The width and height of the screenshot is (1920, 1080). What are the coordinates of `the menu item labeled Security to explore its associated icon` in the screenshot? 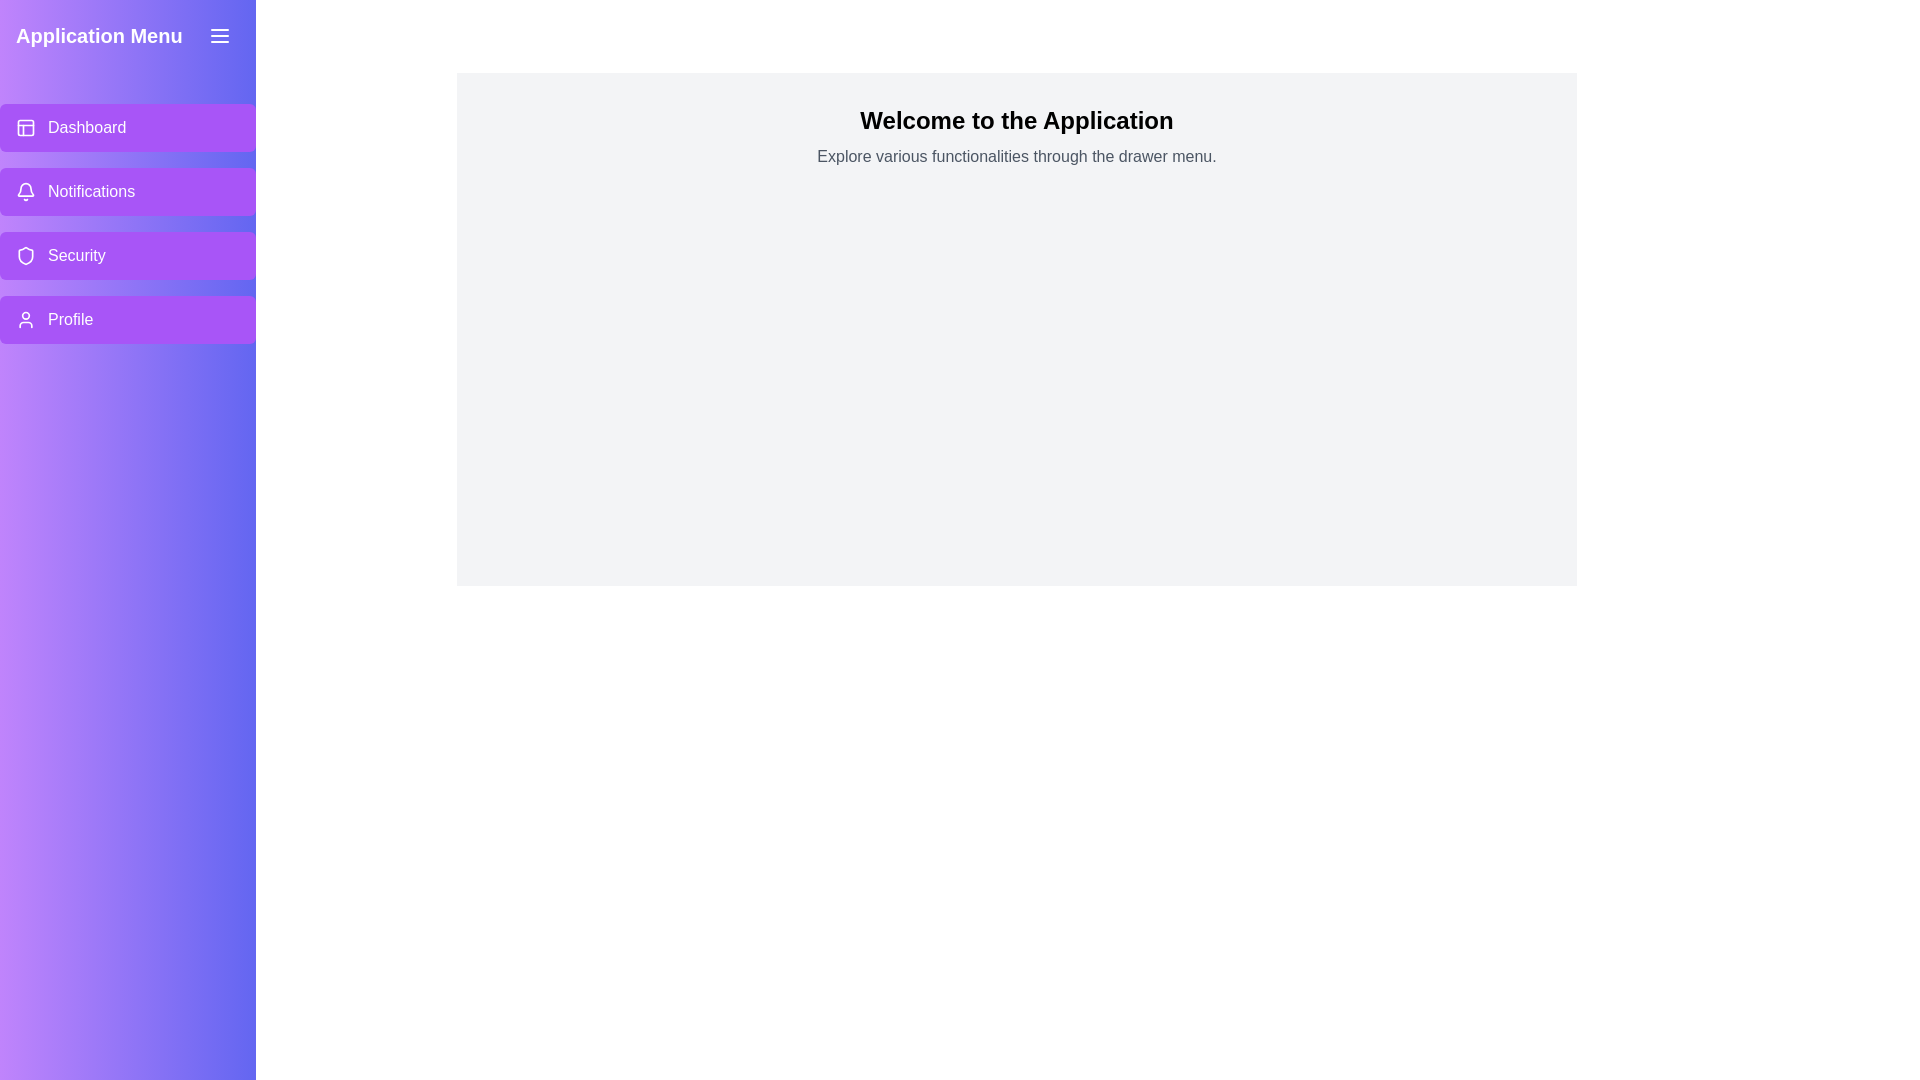 It's located at (25, 254).